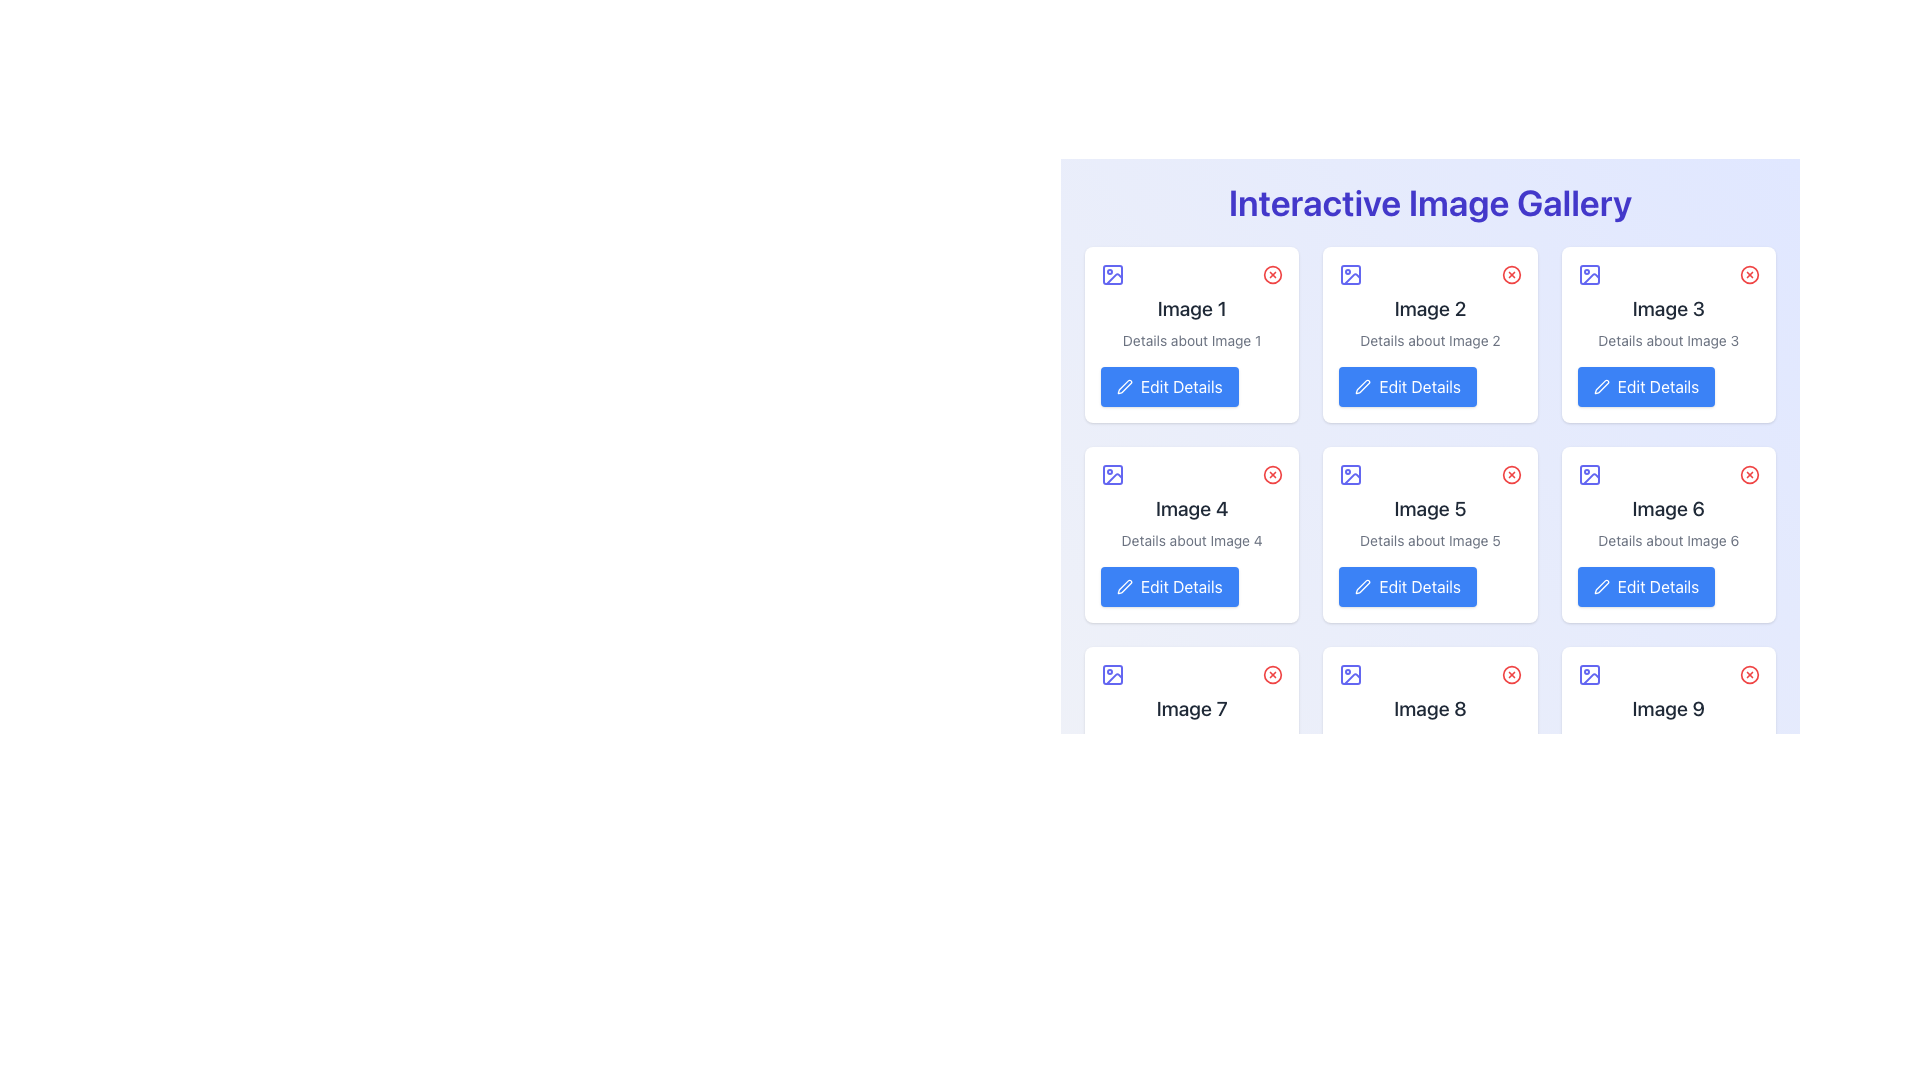 This screenshot has height=1080, width=1920. What do you see at coordinates (1748, 274) in the screenshot?
I see `the Icon Button in the upper-right corner of the card labeled 'Image 3'` at bounding box center [1748, 274].